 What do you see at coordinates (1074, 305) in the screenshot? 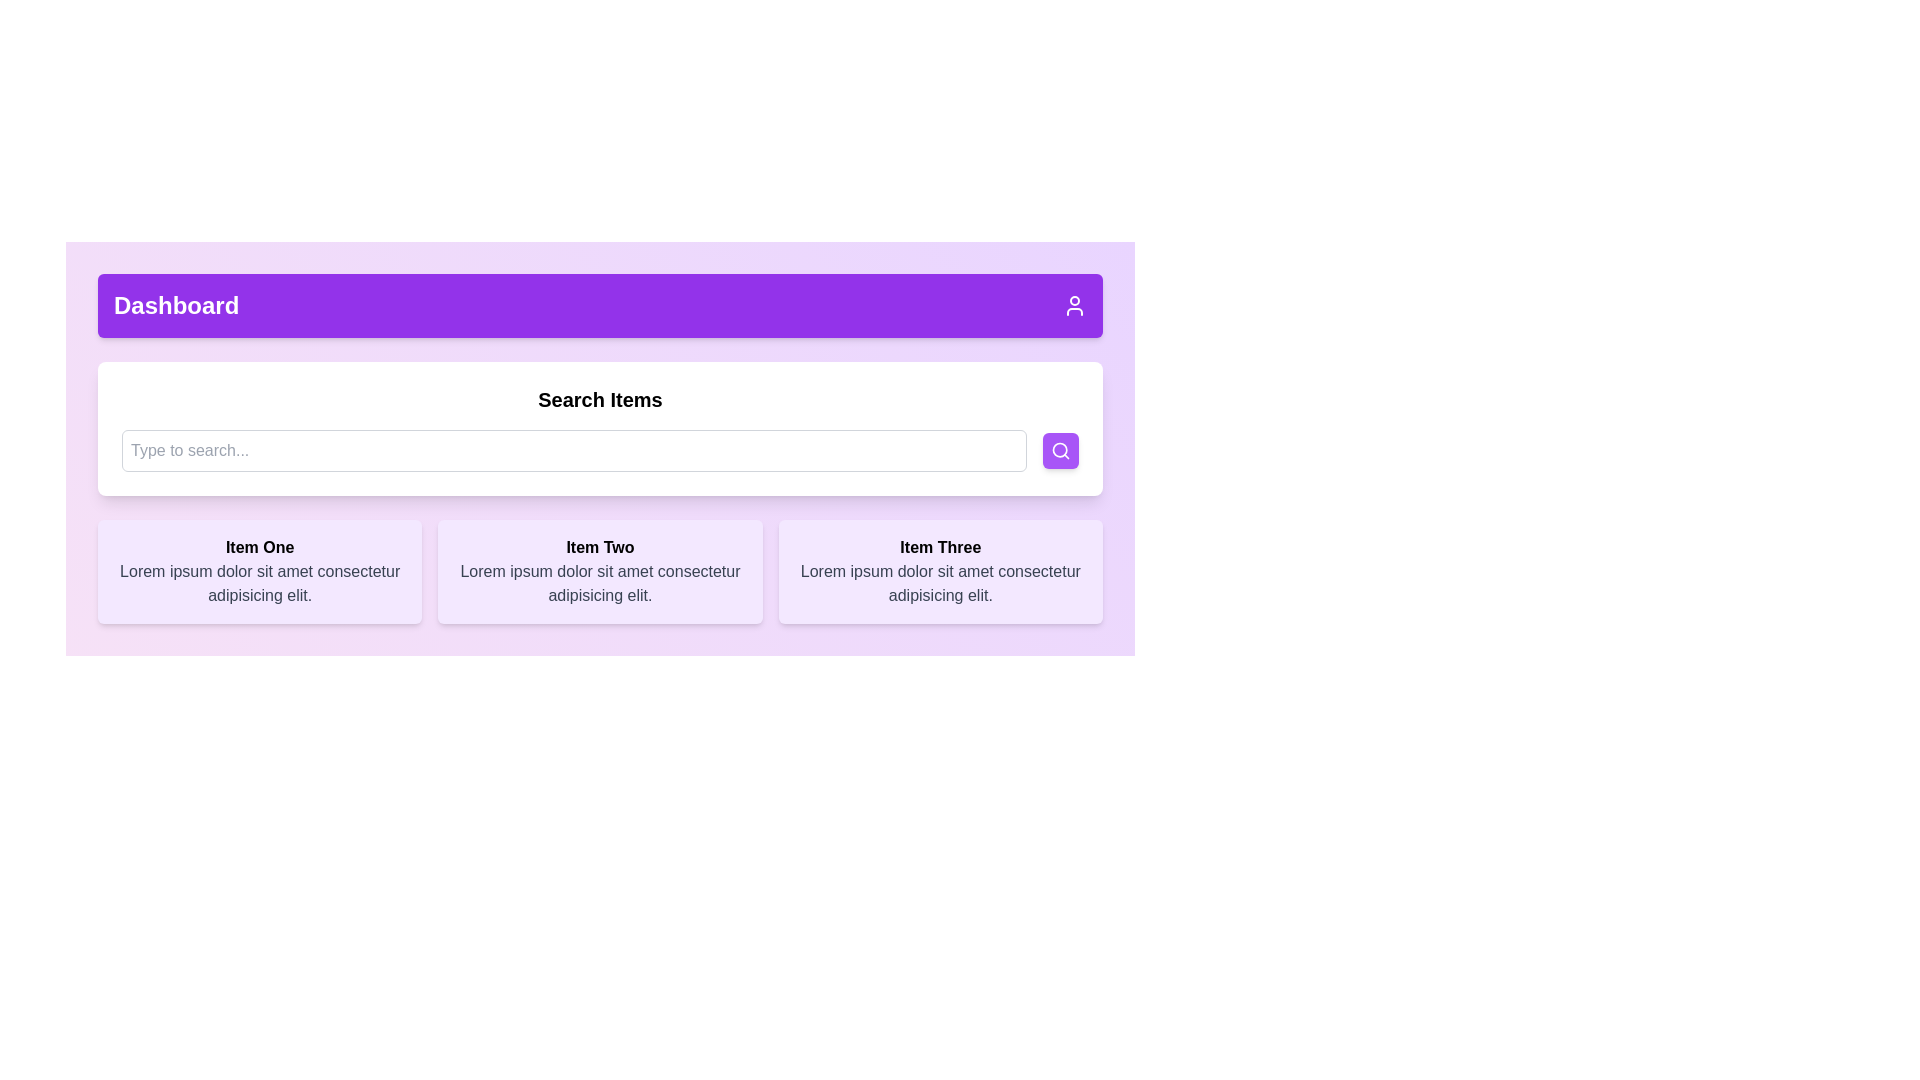
I see `the user-related Icon button located at the far right of the purple header bar` at bounding box center [1074, 305].